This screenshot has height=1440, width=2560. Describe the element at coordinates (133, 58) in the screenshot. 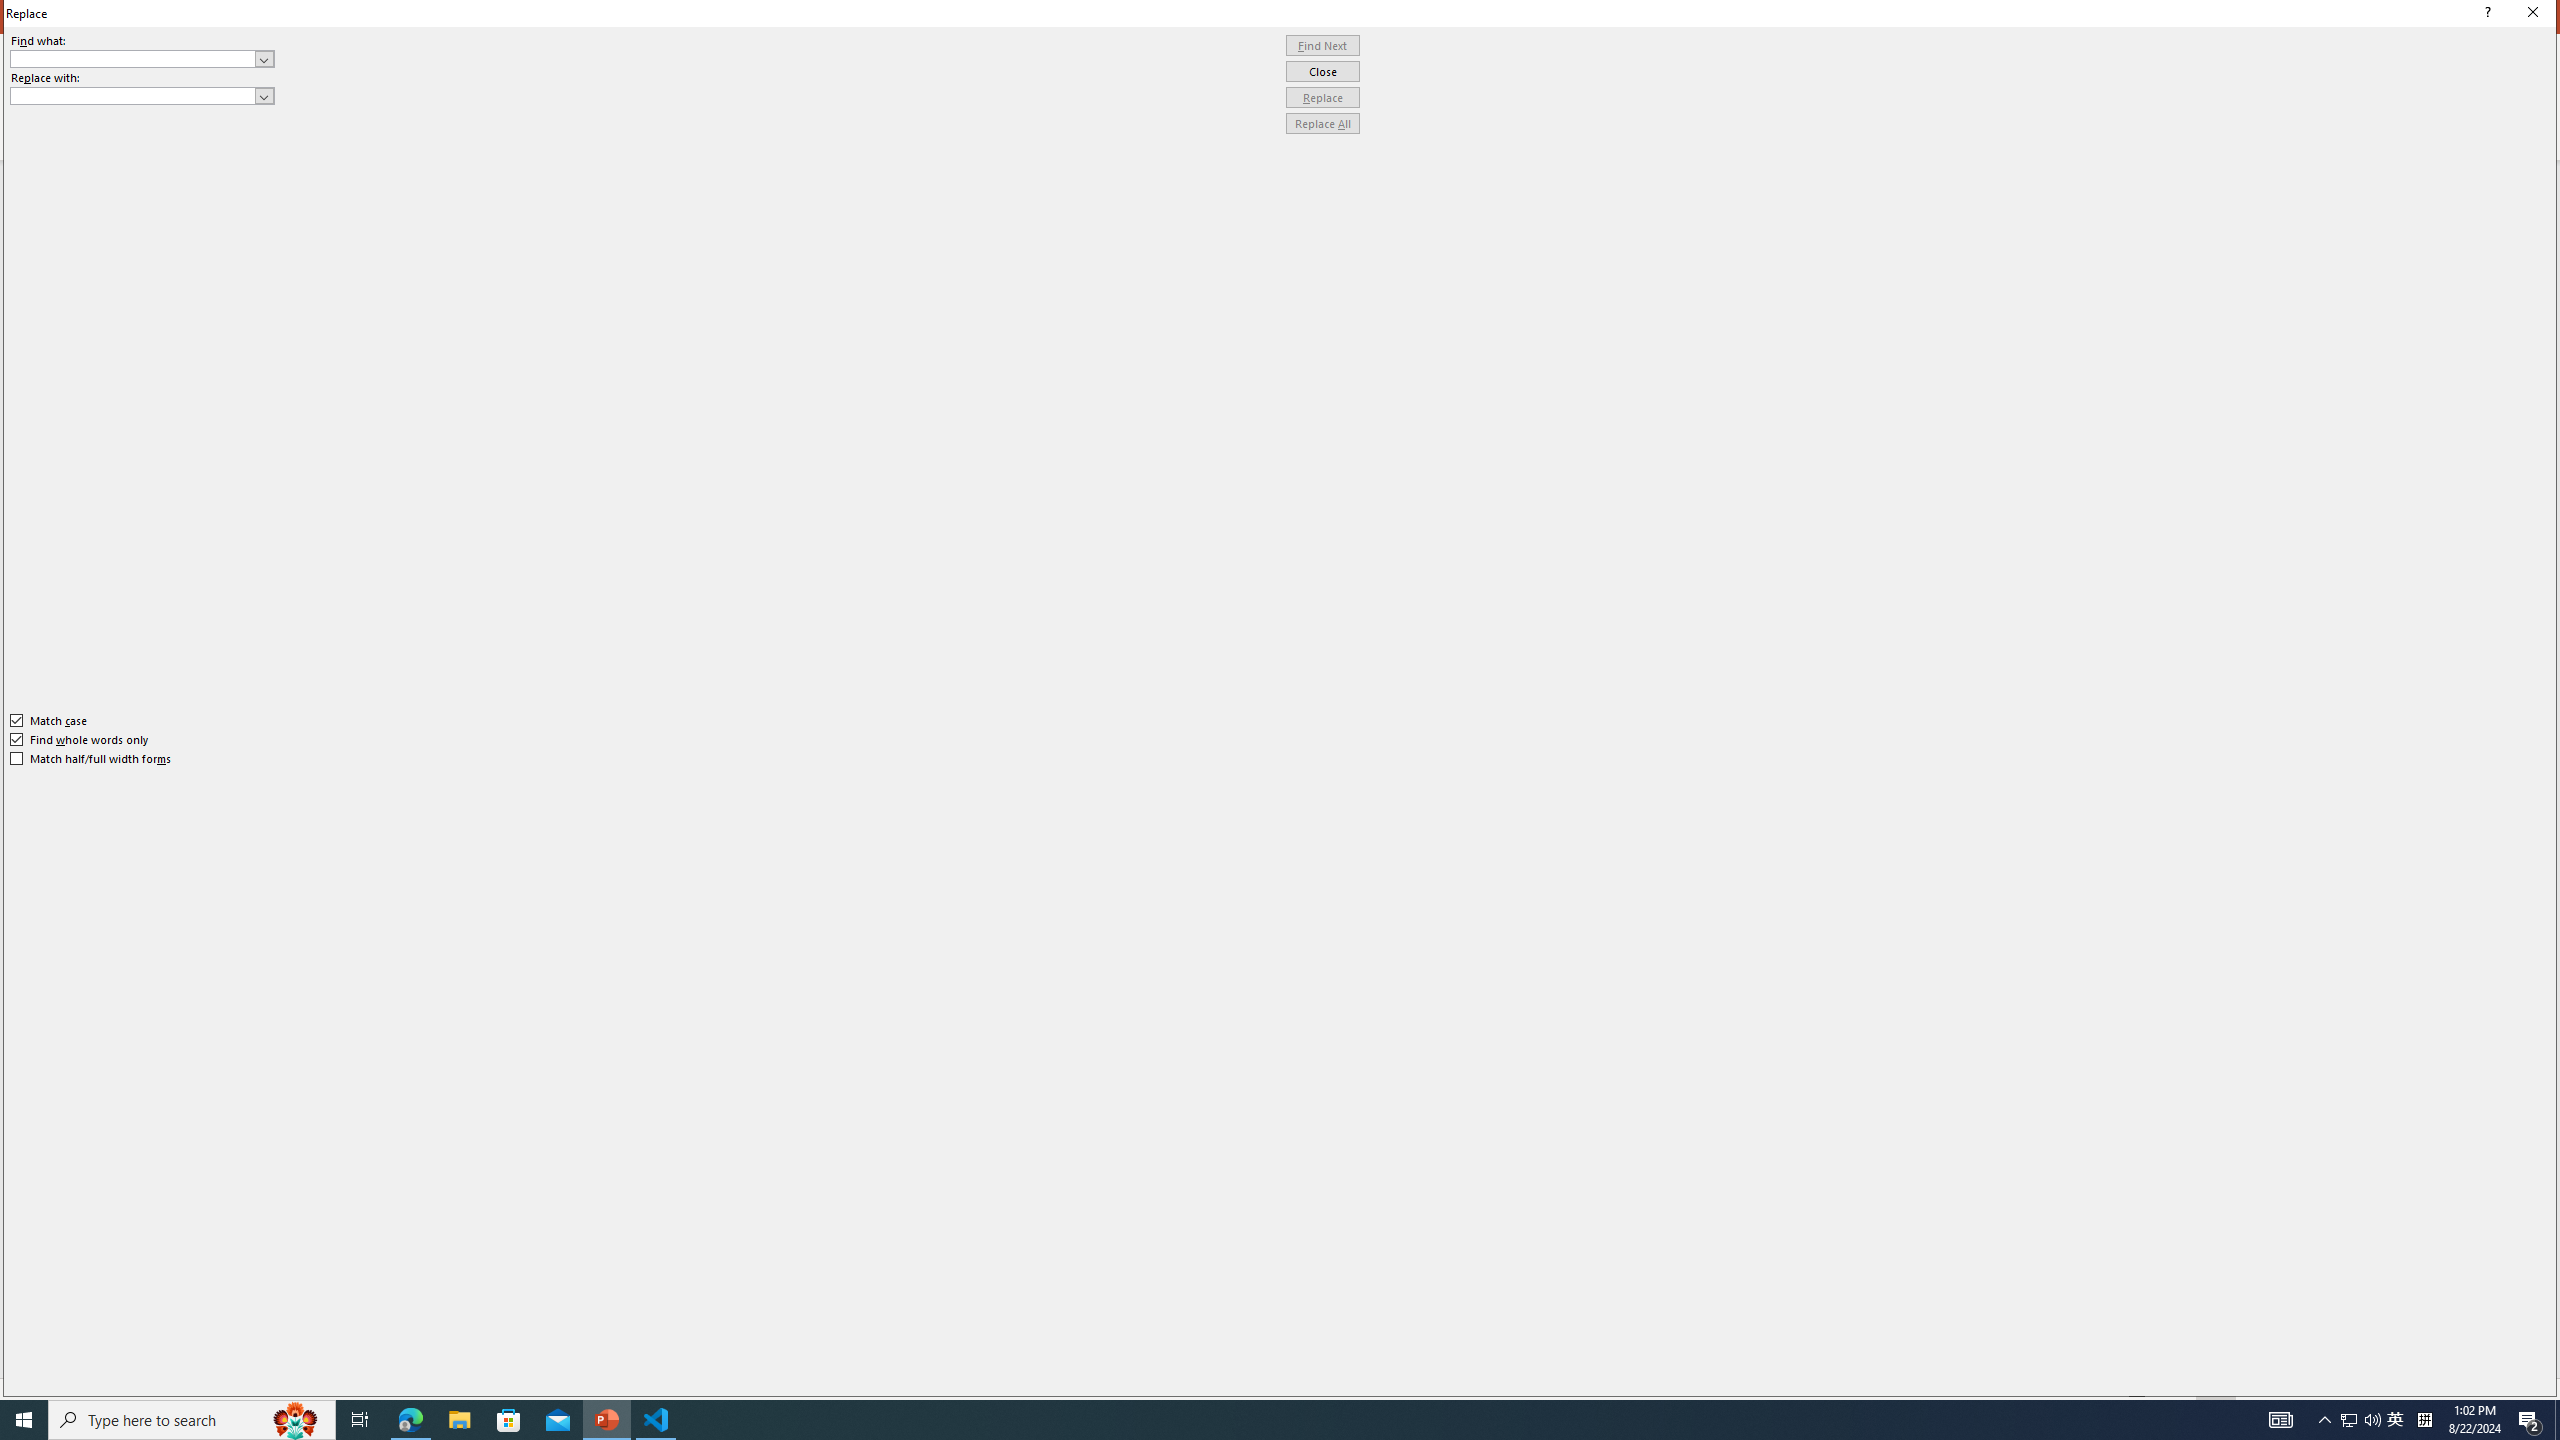

I see `'Find what'` at that location.